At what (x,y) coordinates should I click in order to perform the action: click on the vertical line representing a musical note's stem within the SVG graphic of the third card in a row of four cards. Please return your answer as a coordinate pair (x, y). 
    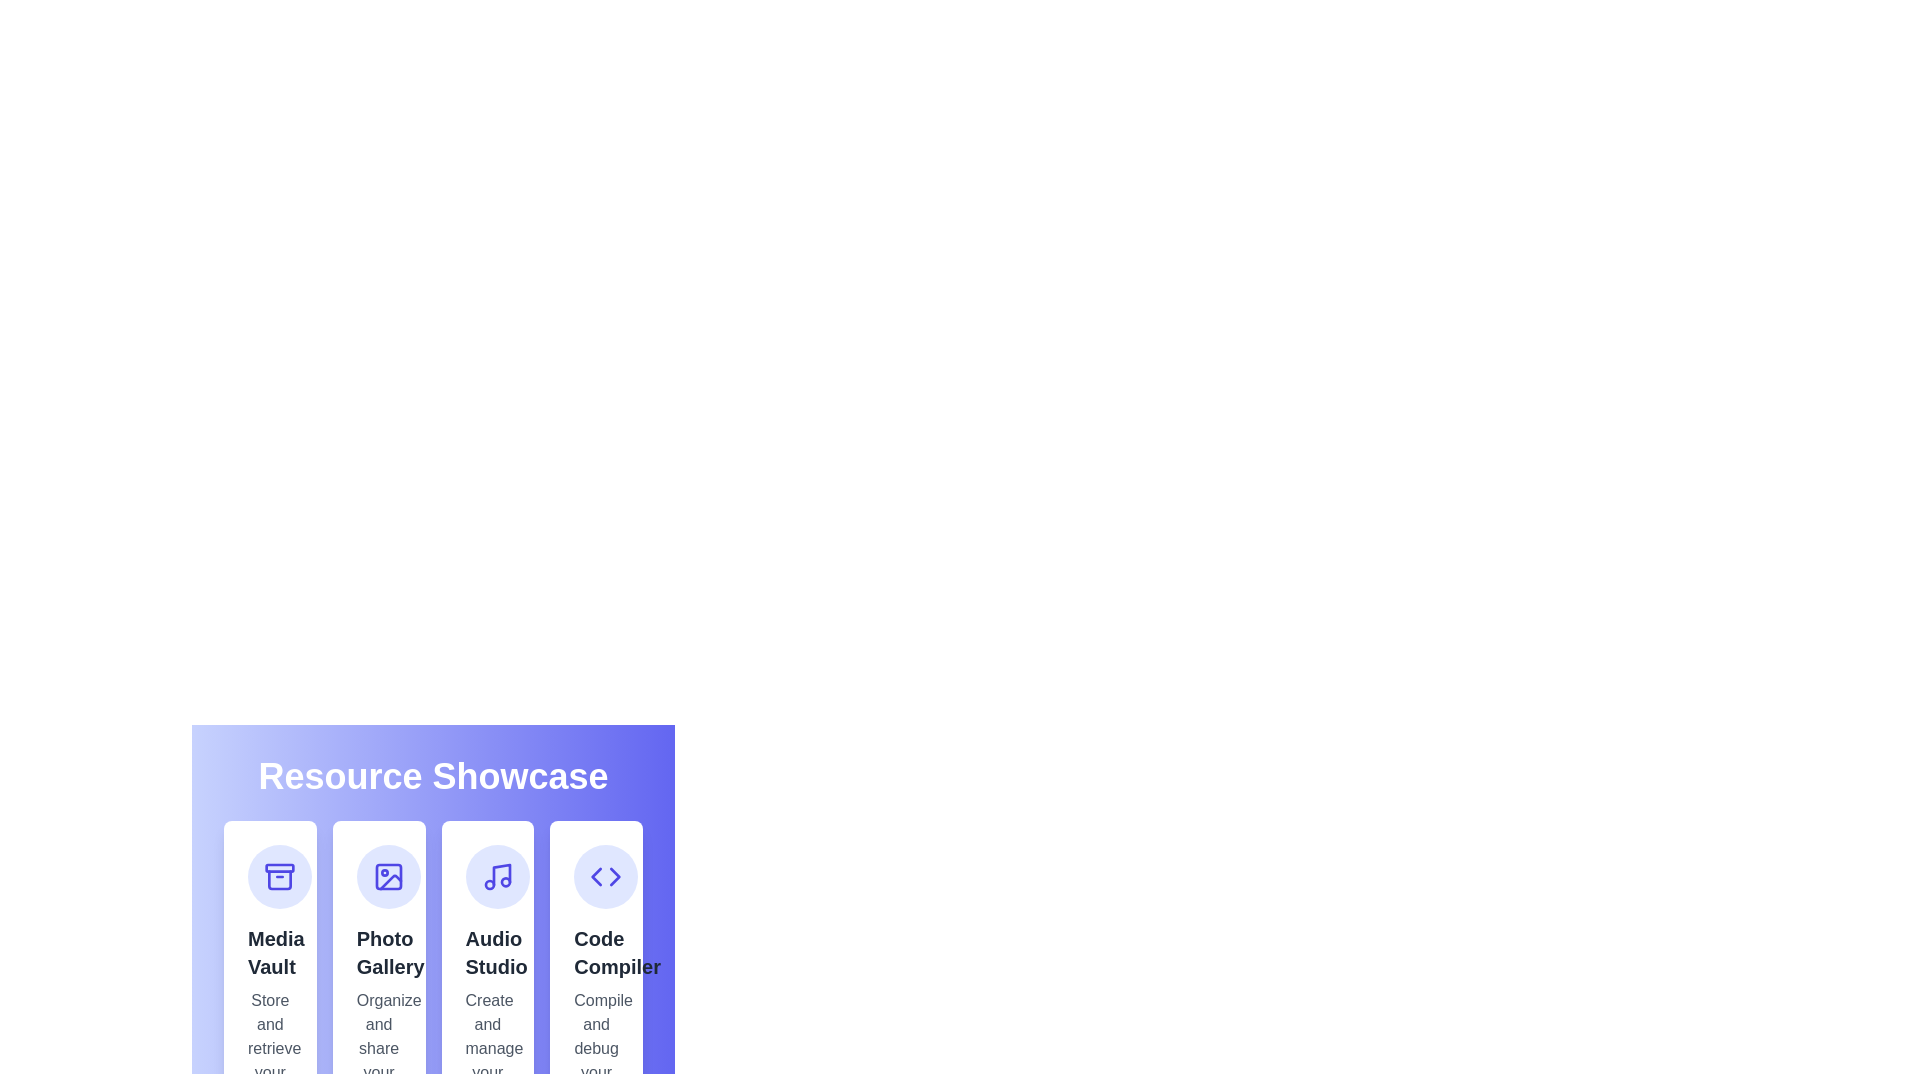
    Looking at the image, I should click on (501, 874).